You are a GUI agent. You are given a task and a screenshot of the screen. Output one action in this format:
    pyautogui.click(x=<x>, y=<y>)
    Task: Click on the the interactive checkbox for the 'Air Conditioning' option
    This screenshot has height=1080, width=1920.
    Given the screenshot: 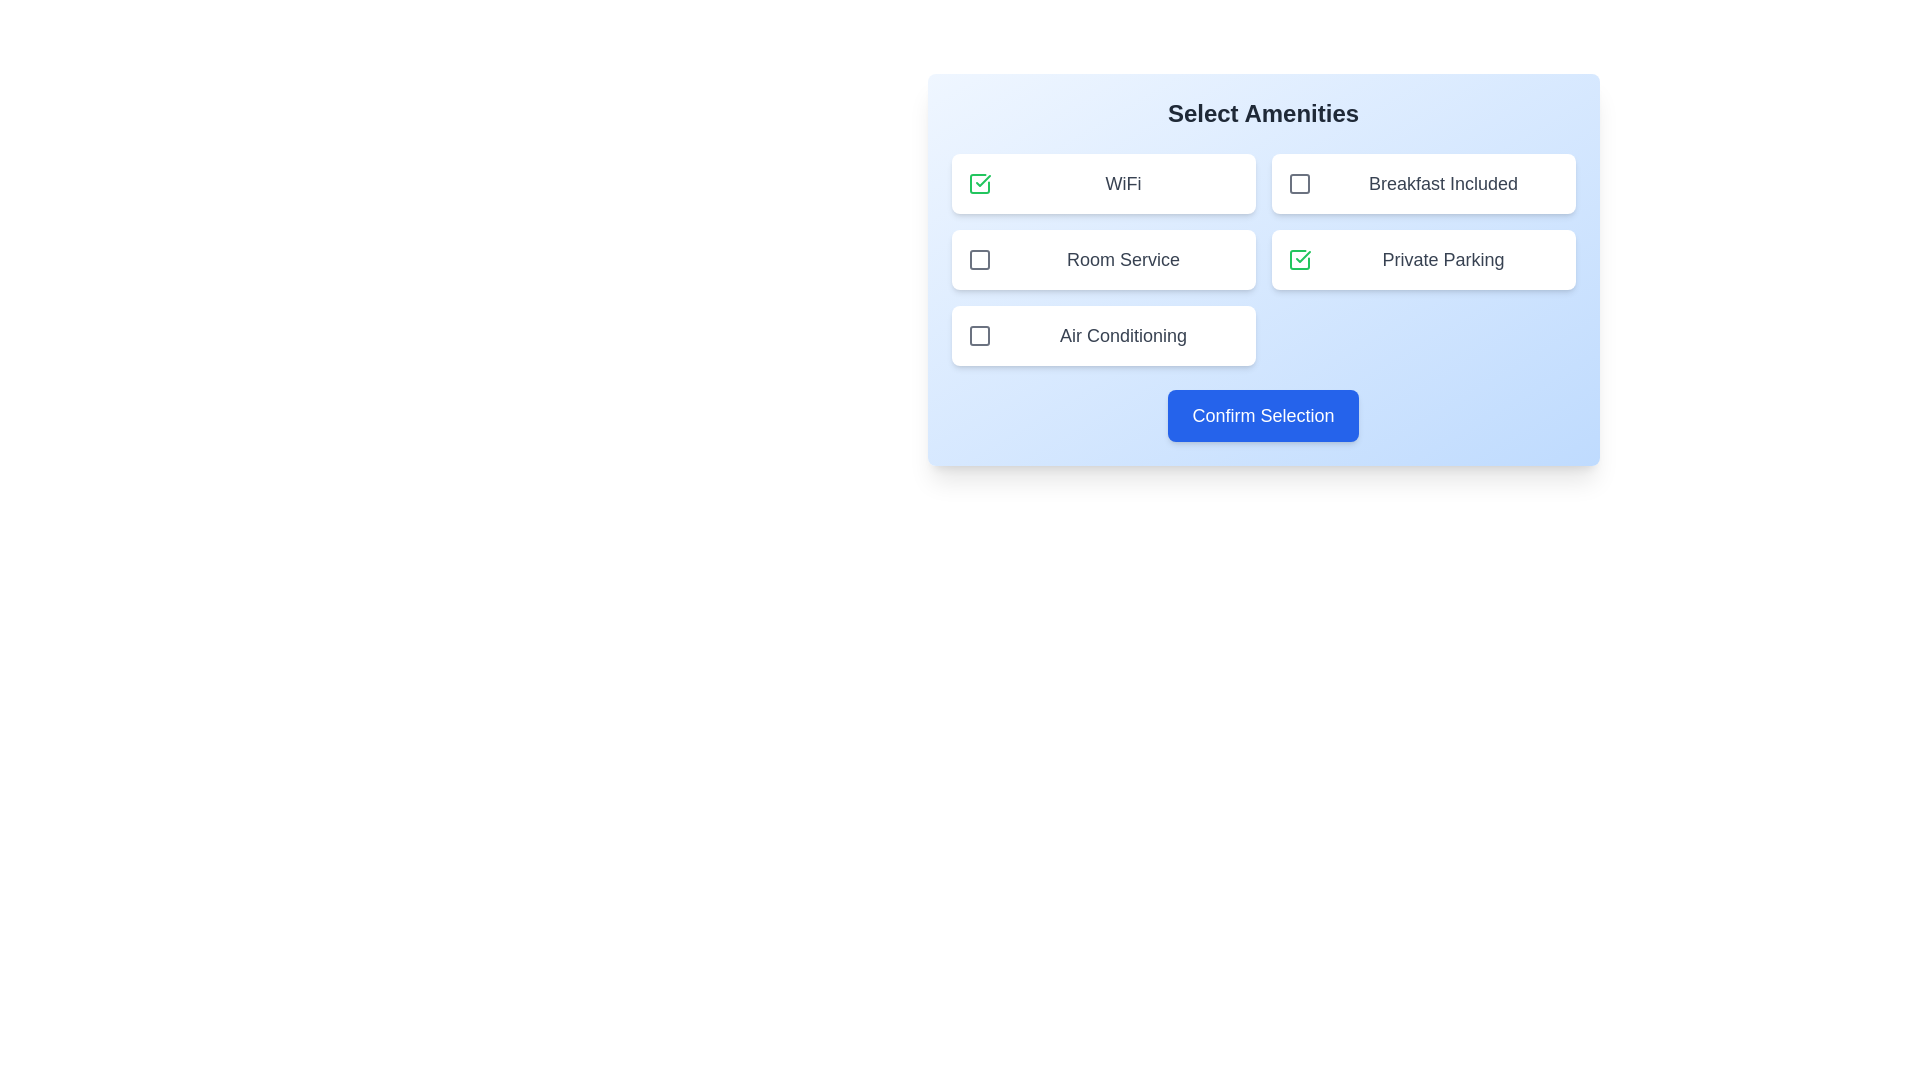 What is the action you would take?
    pyautogui.click(x=979, y=334)
    